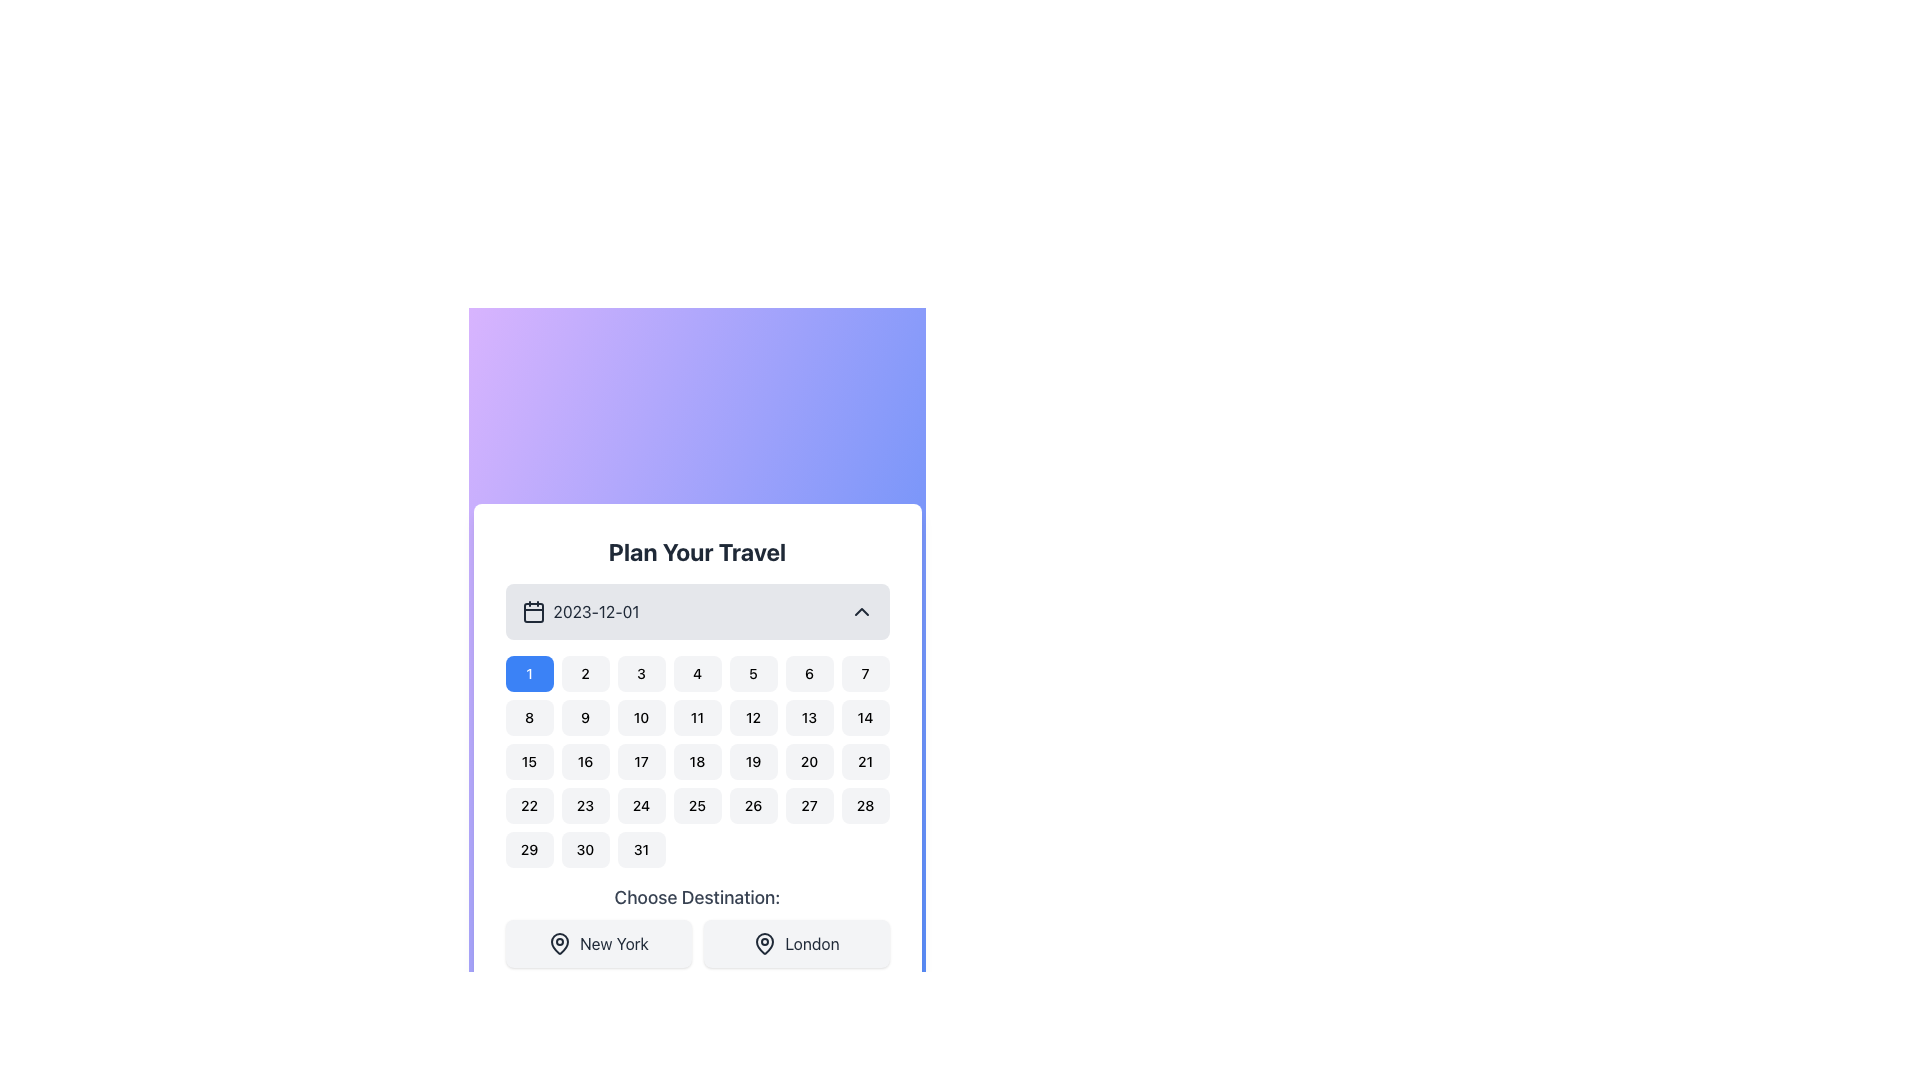  Describe the element at coordinates (529, 674) in the screenshot. I see `the button representing the first day in the displayed month` at that location.